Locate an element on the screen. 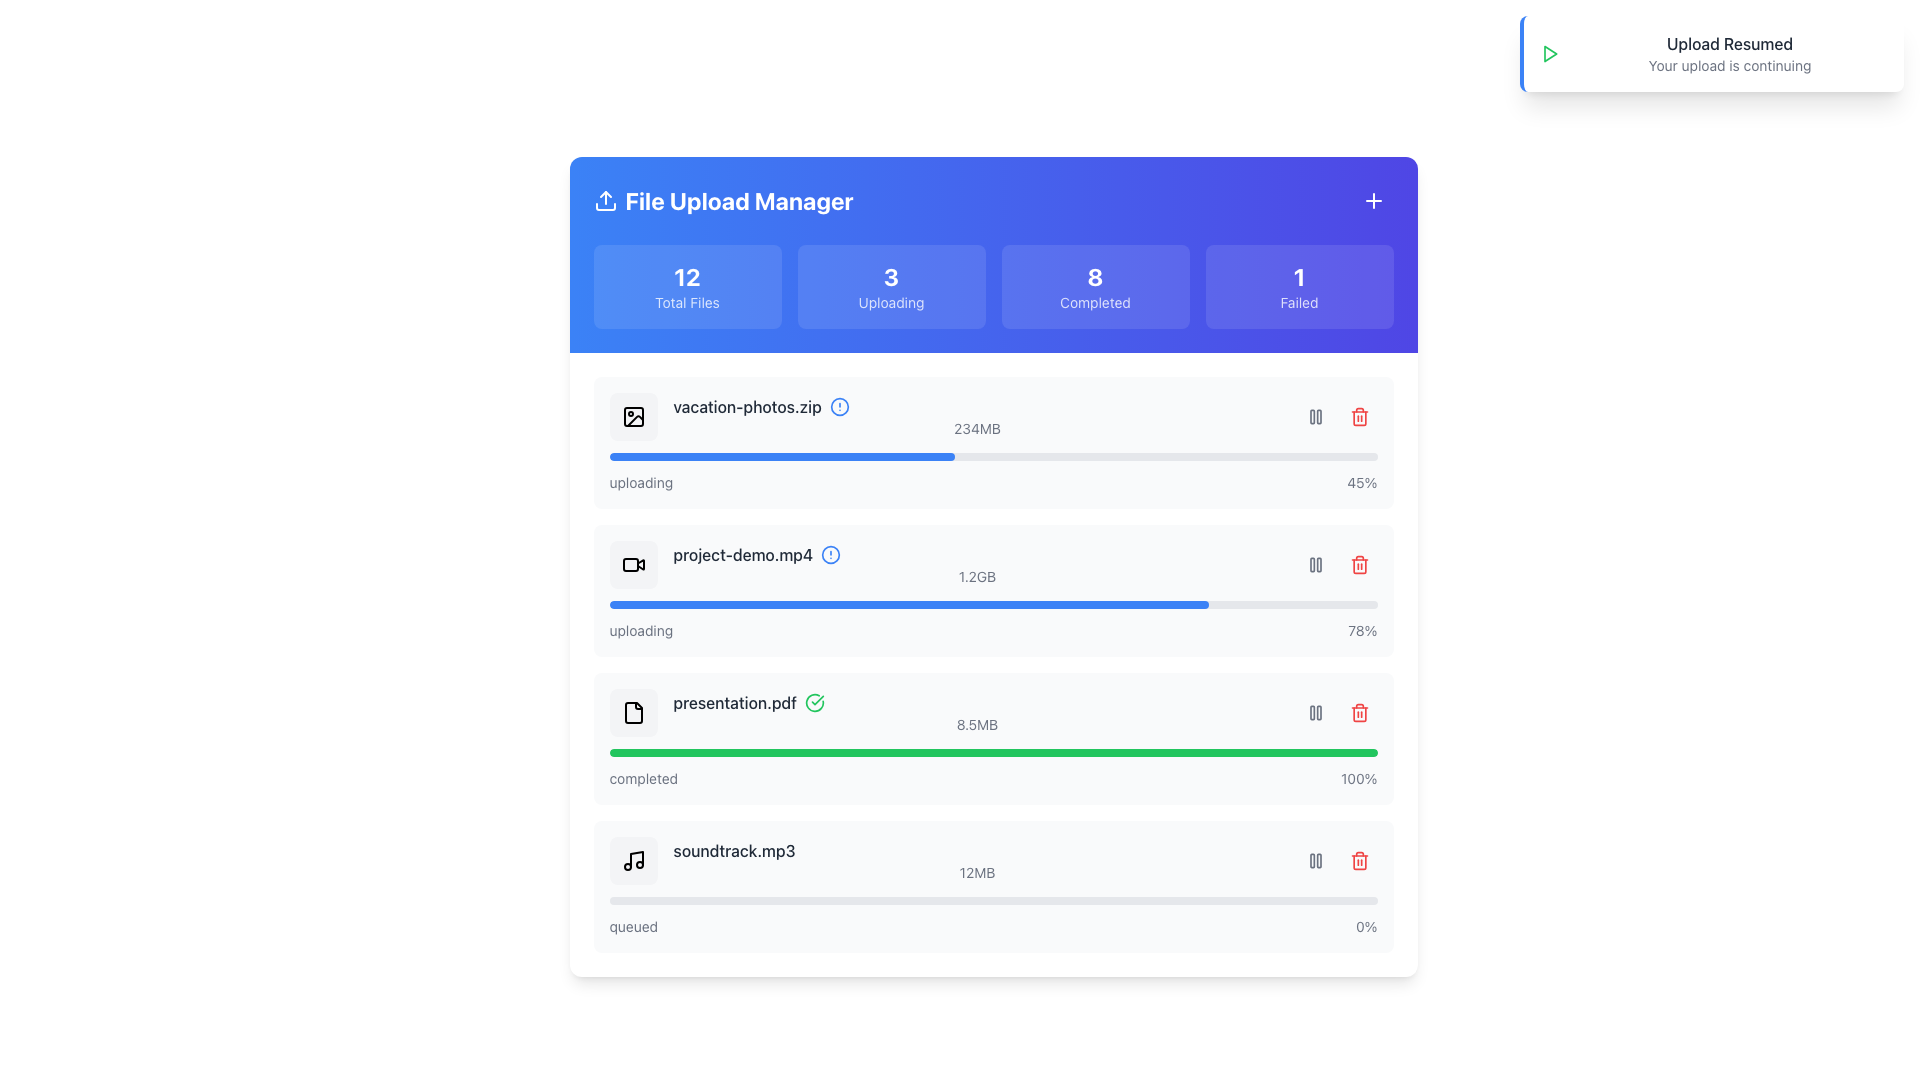  the progress bar indicating the completion status of the file upload for 'presentation.pdf 8.5MB completed 100%', which is the third progress bar from the top in a vertical list is located at coordinates (993, 752).